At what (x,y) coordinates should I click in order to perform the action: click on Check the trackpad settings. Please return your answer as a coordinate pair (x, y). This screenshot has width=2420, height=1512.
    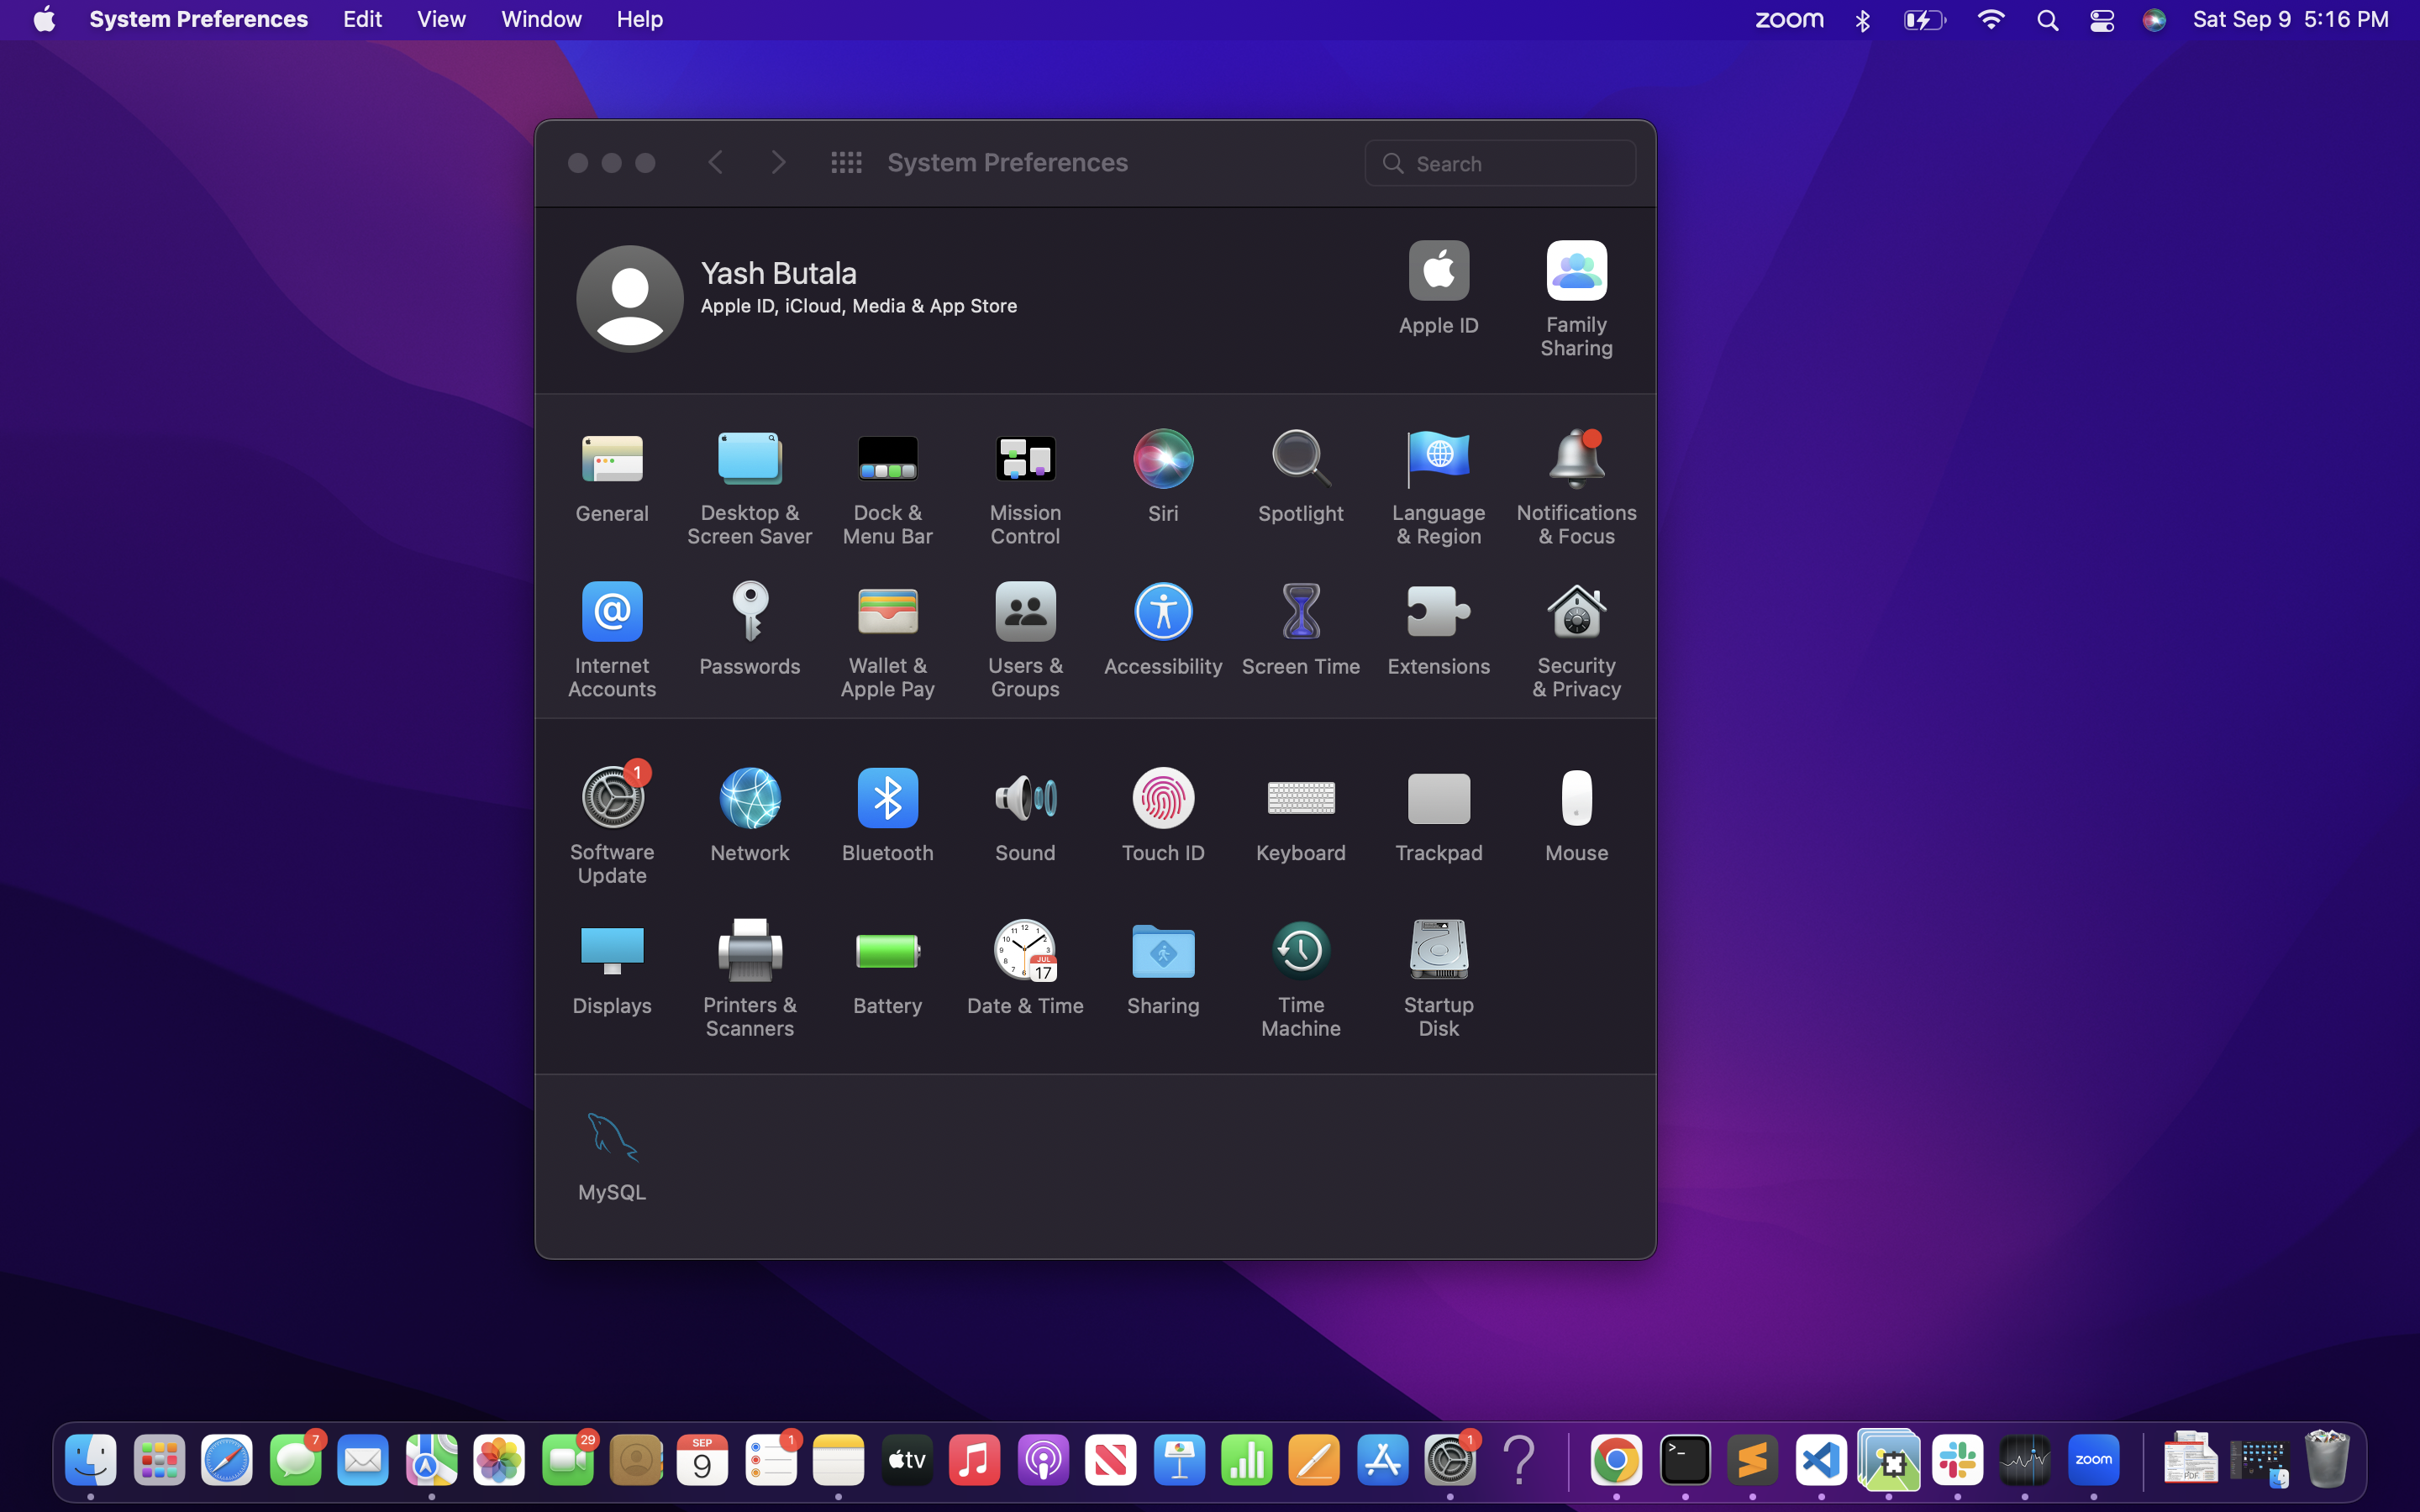
    Looking at the image, I should click on (1440, 809).